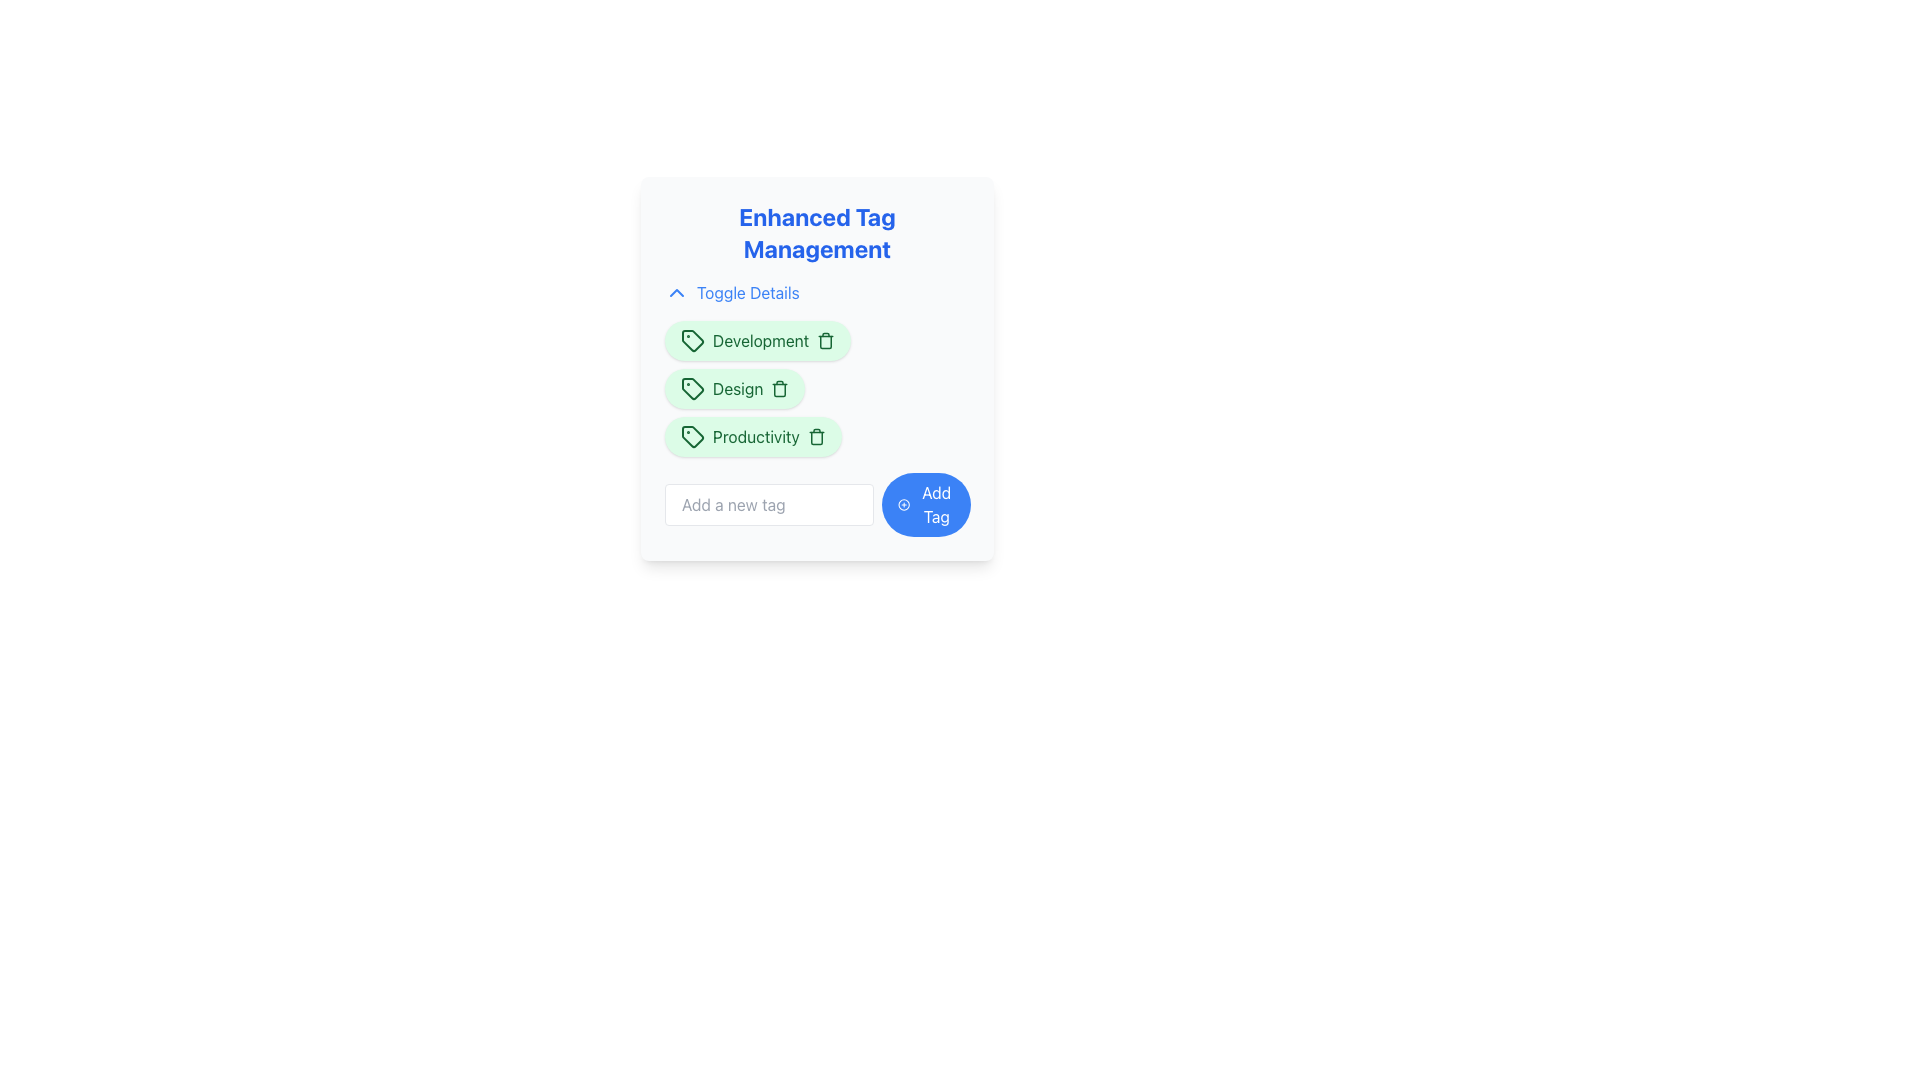 This screenshot has height=1080, width=1920. What do you see at coordinates (817, 389) in the screenshot?
I see `the second tag labeled 'Design' in the Enhanced Tag Management section` at bounding box center [817, 389].